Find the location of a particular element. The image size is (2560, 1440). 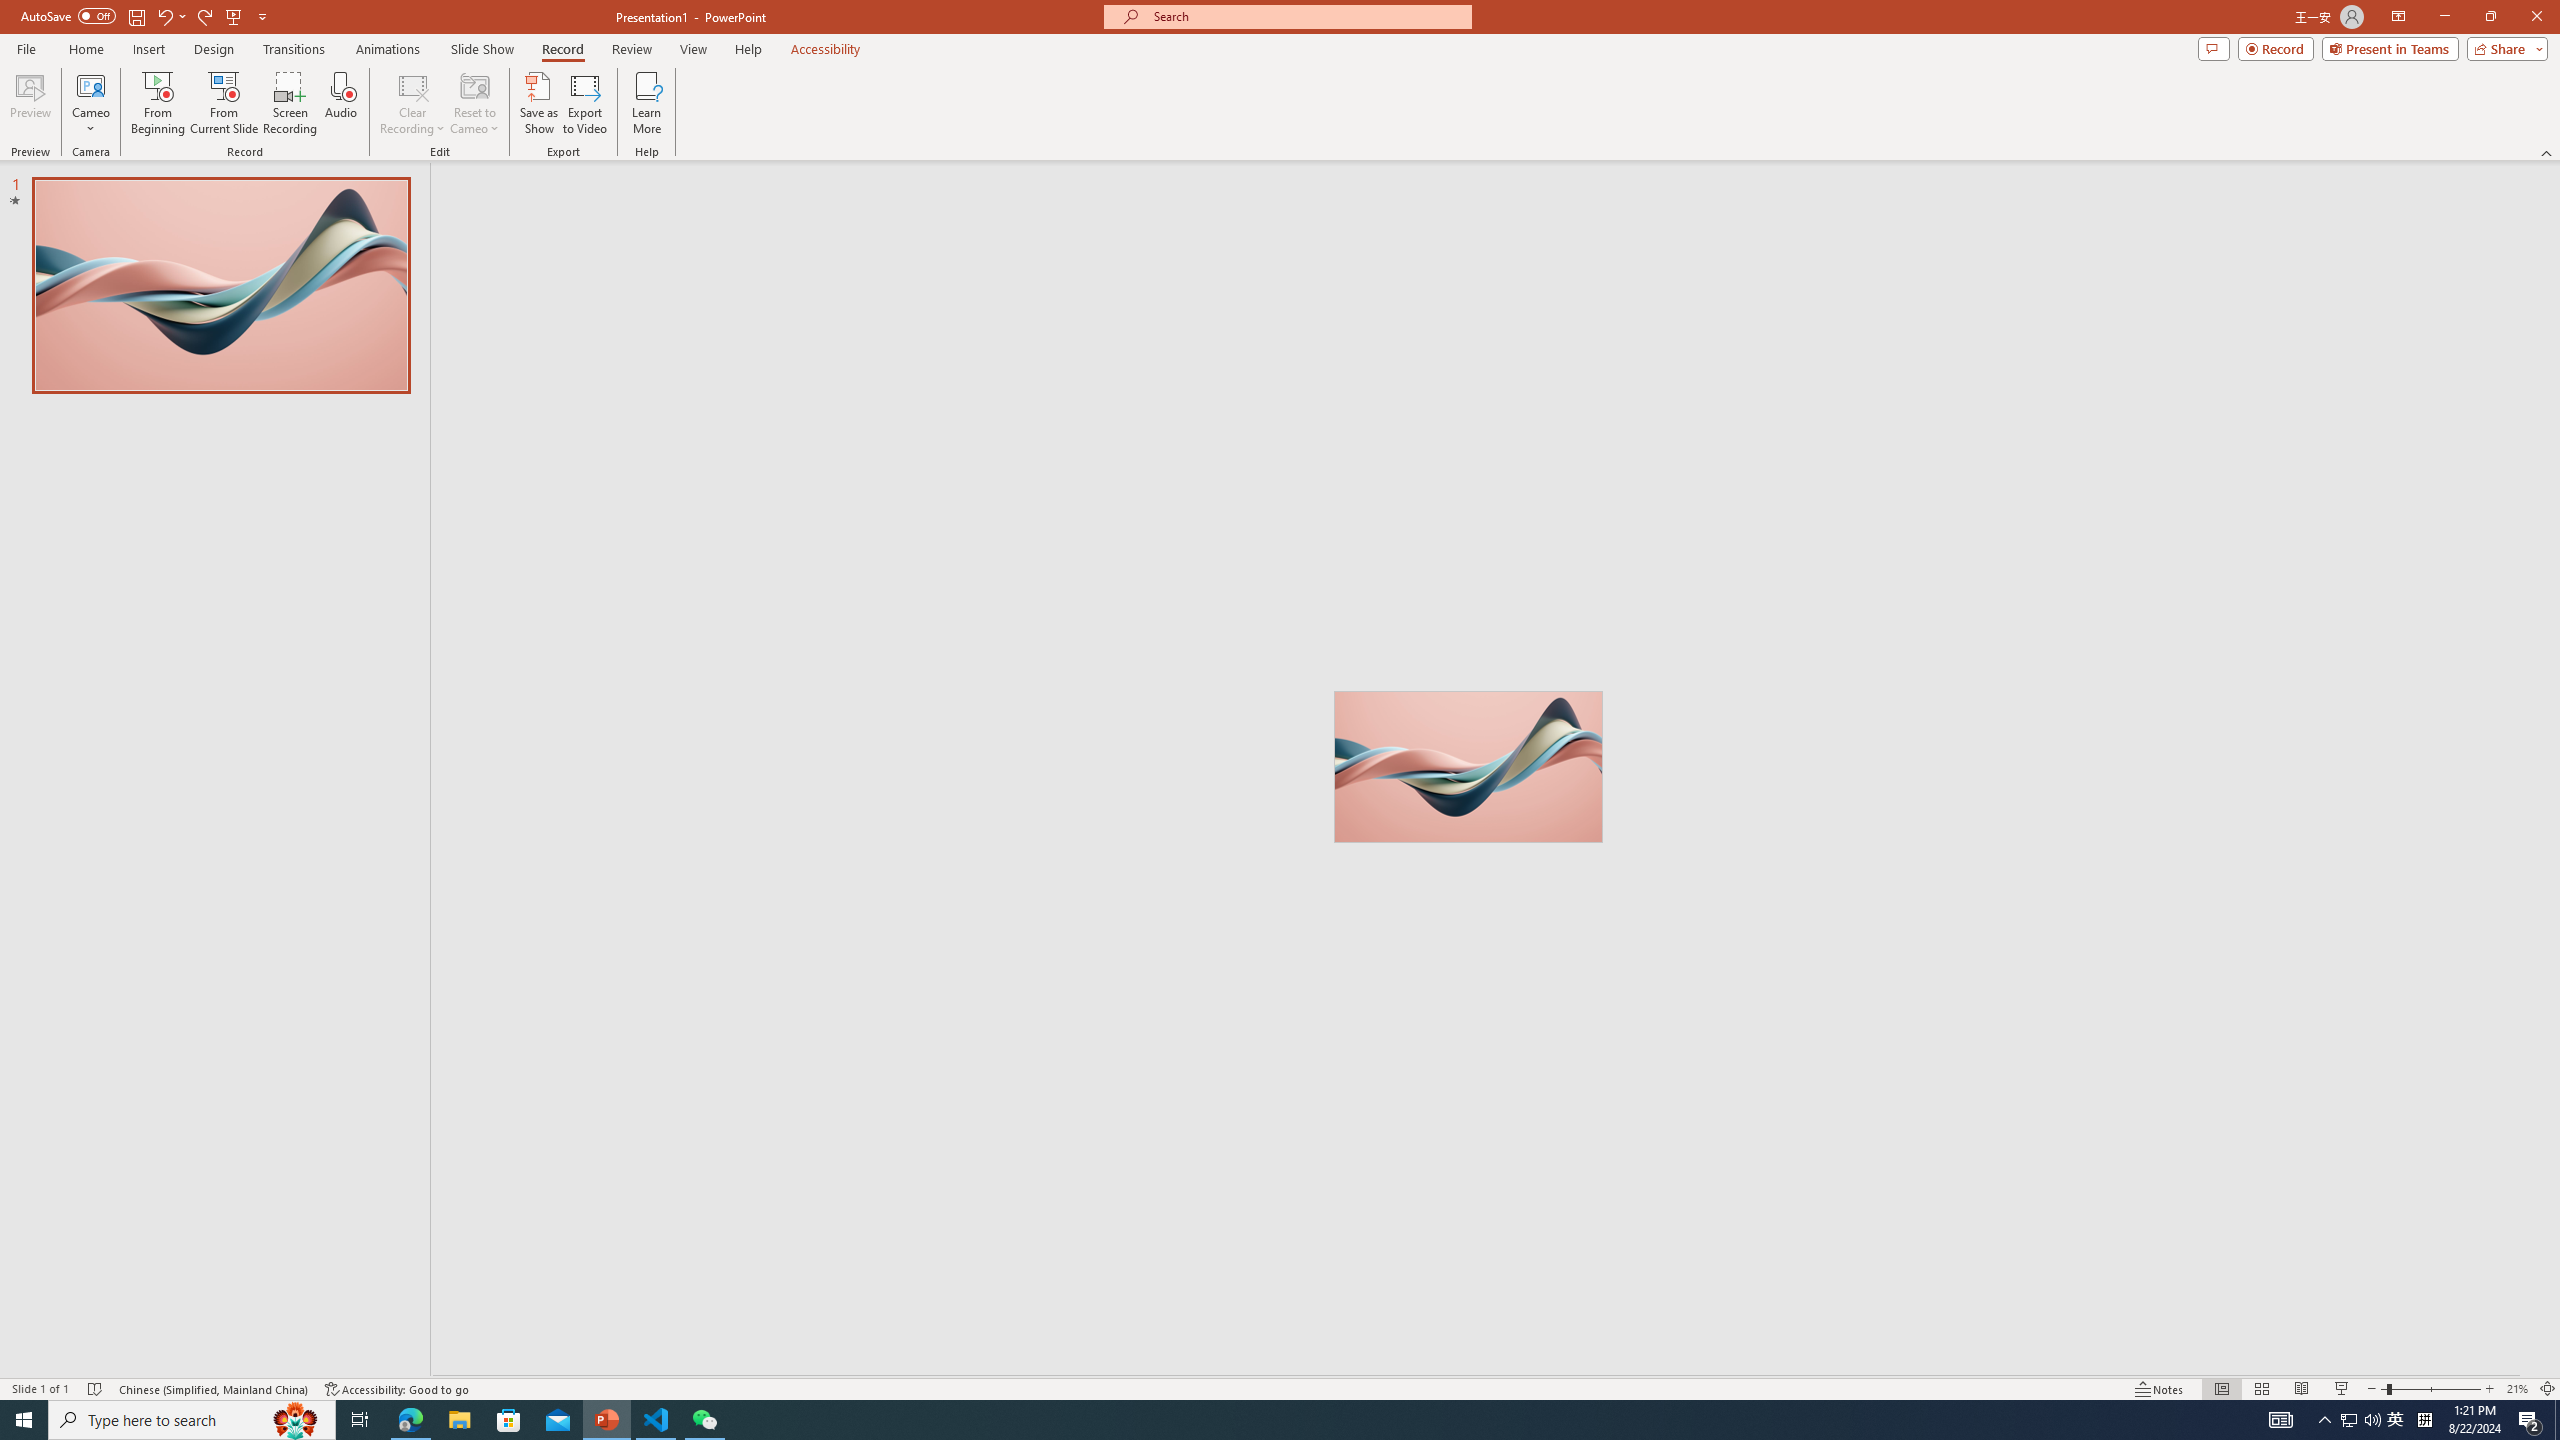

'Zoom 21%' is located at coordinates (2516, 1389).